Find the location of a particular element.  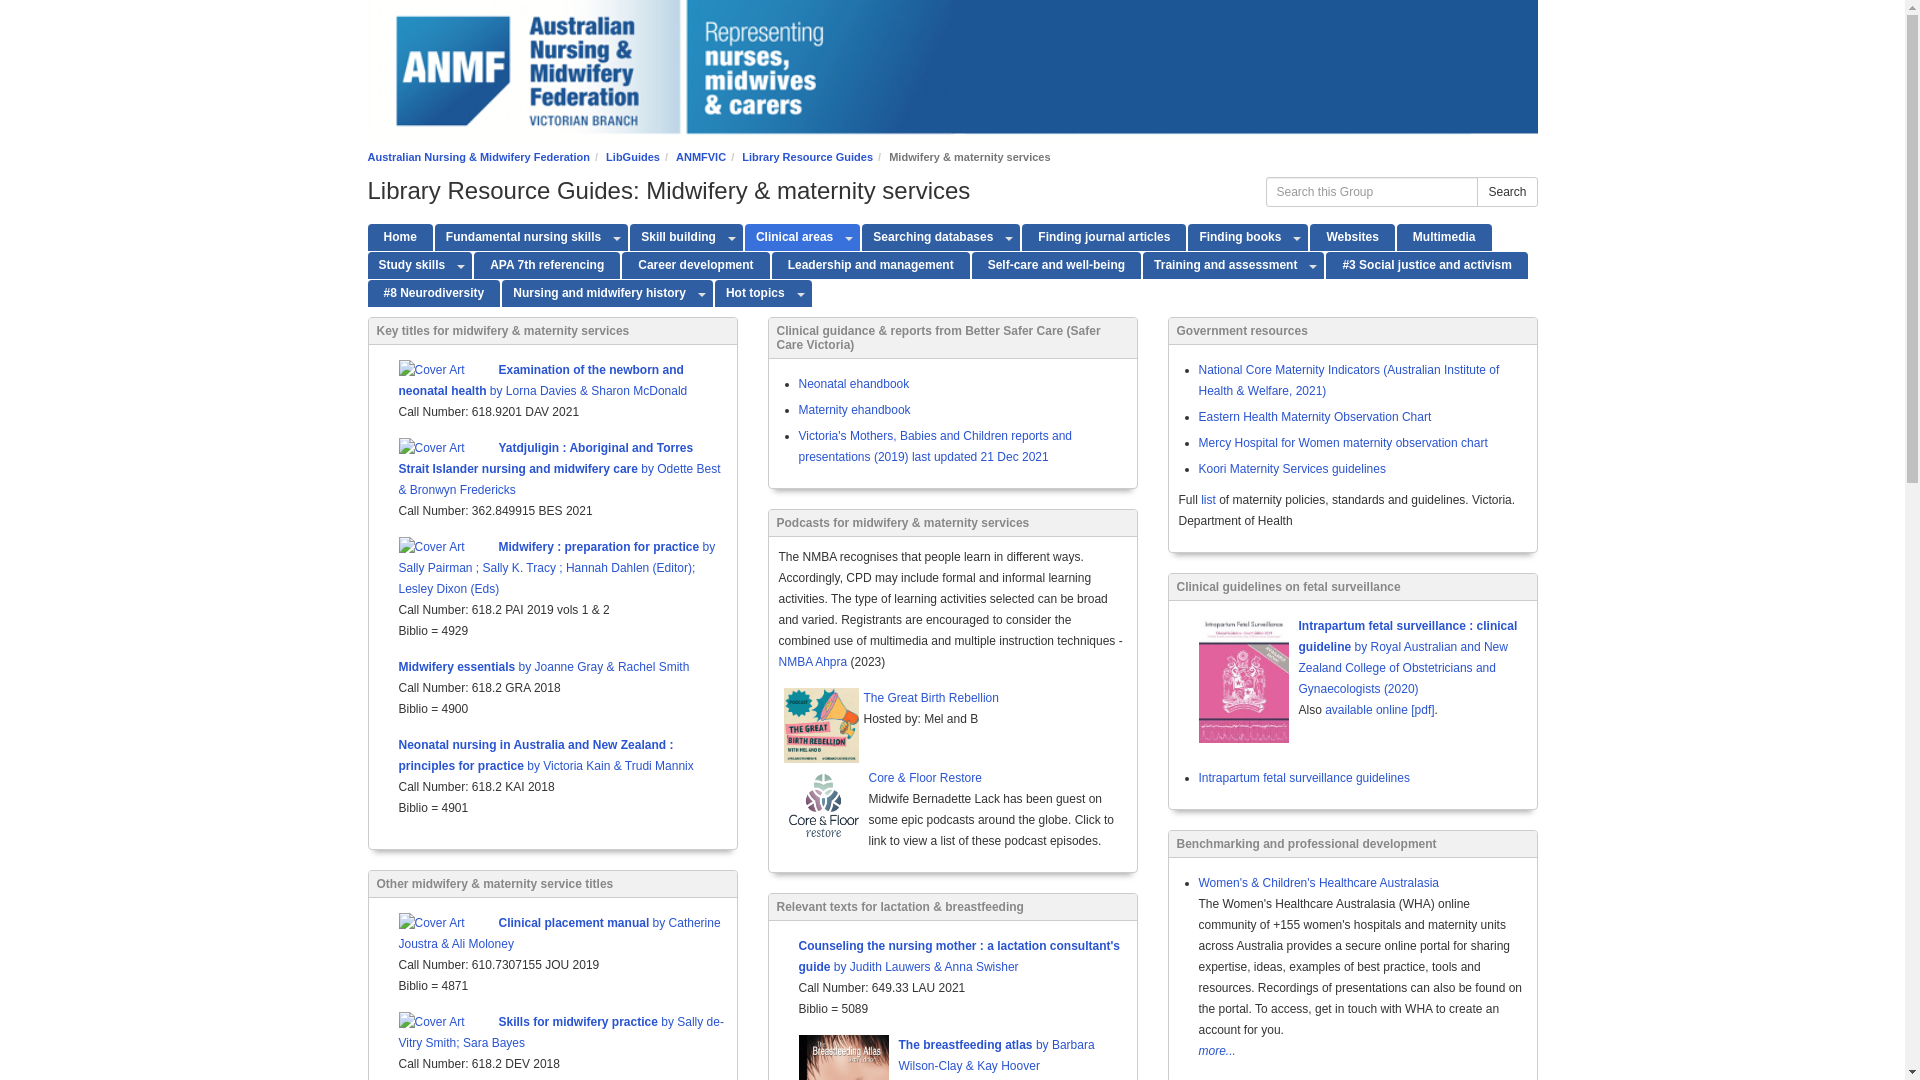

'Websites' is located at coordinates (1310, 236).